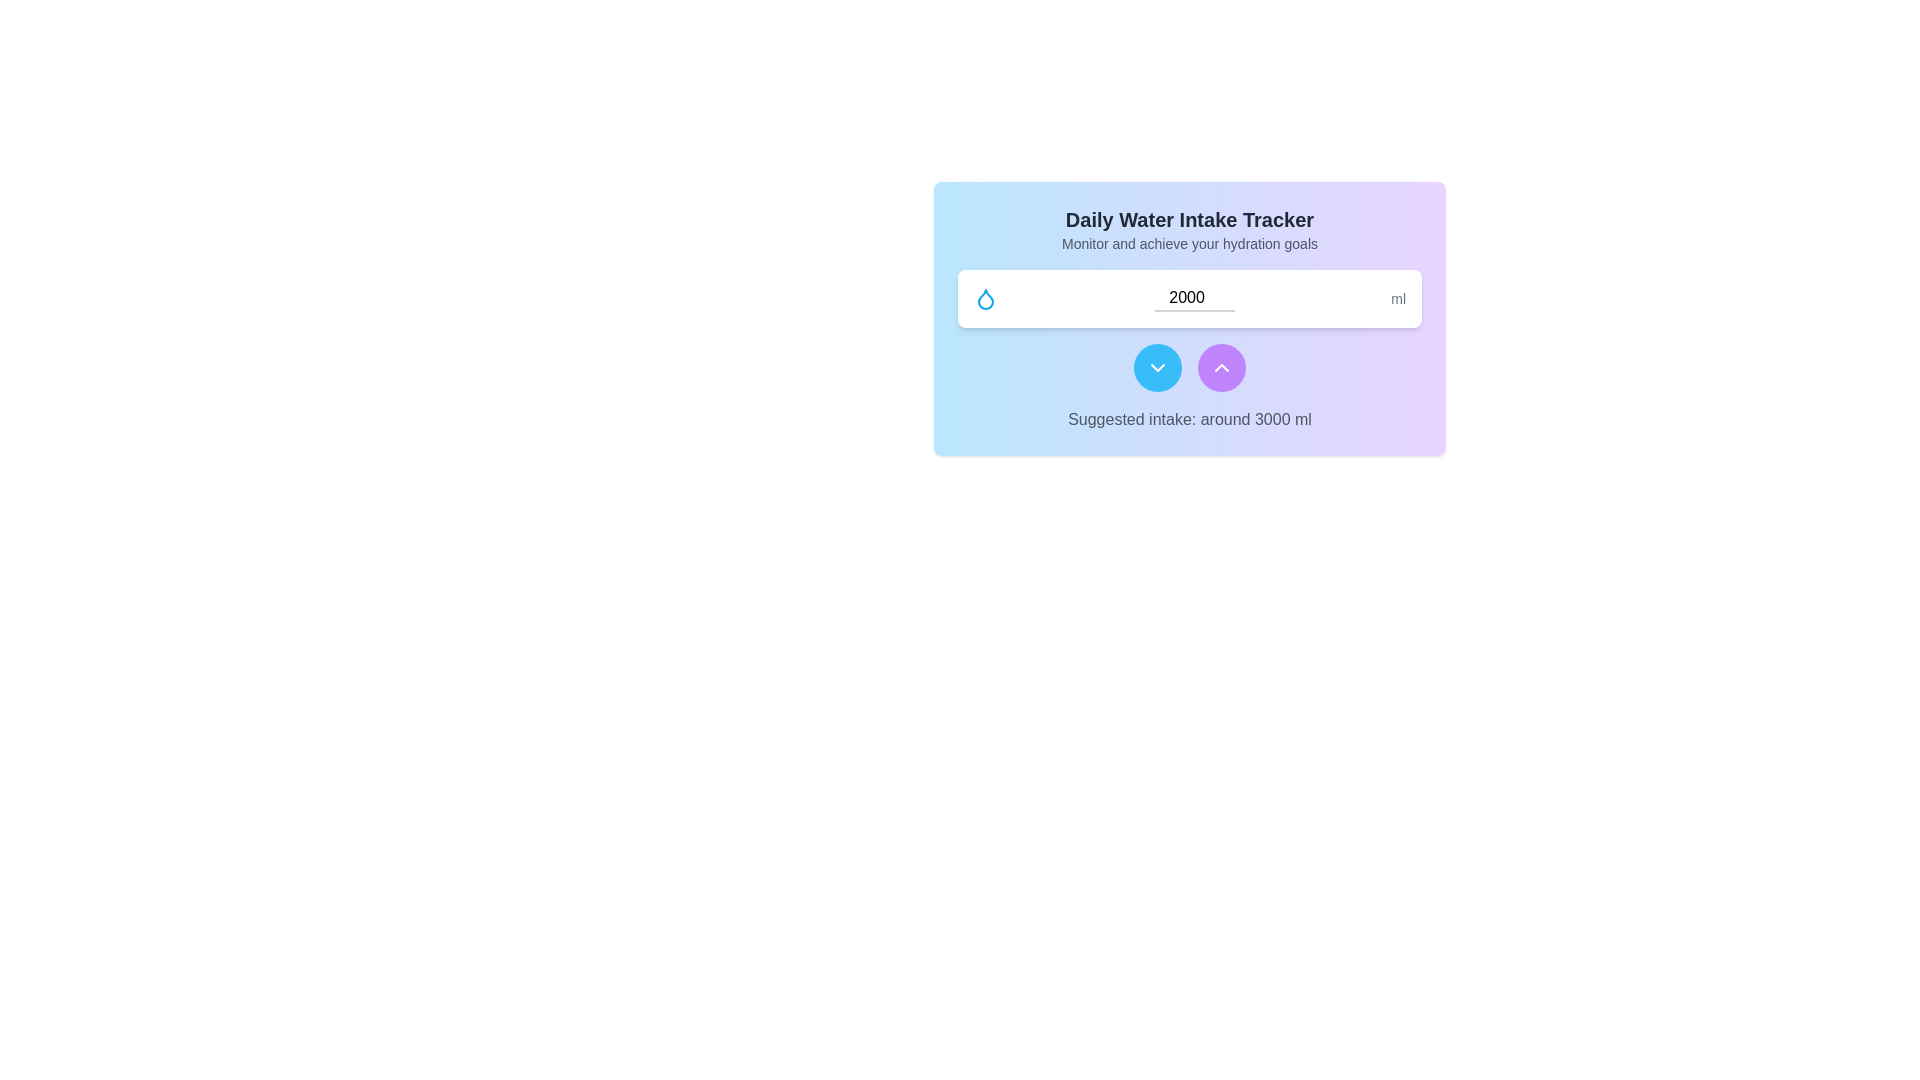 This screenshot has height=1080, width=1920. Describe the element at coordinates (1157, 367) in the screenshot. I see `the circular light blue button with a white downward-pointing chevron icon to observe its hover state` at that location.